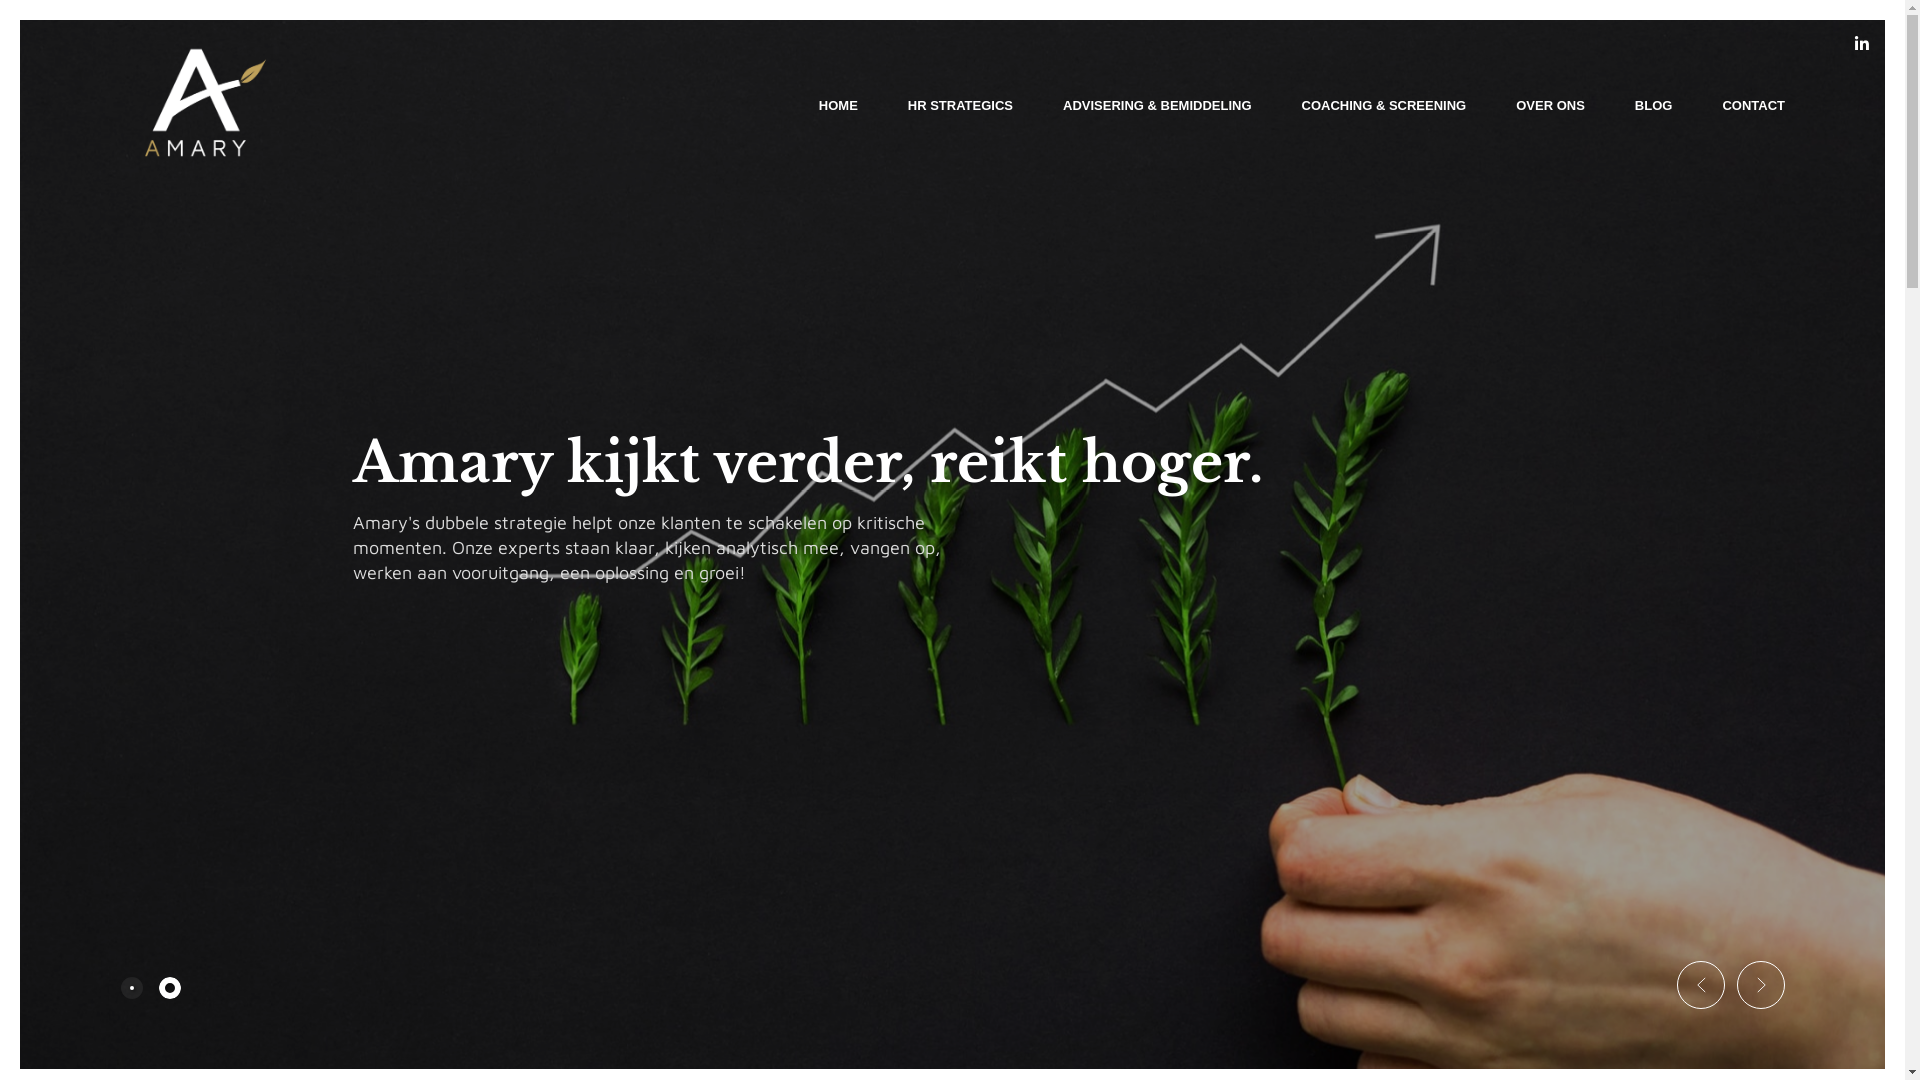 The image size is (1920, 1080). What do you see at coordinates (1383, 105) in the screenshot?
I see `'COACHING & SCREENING'` at bounding box center [1383, 105].